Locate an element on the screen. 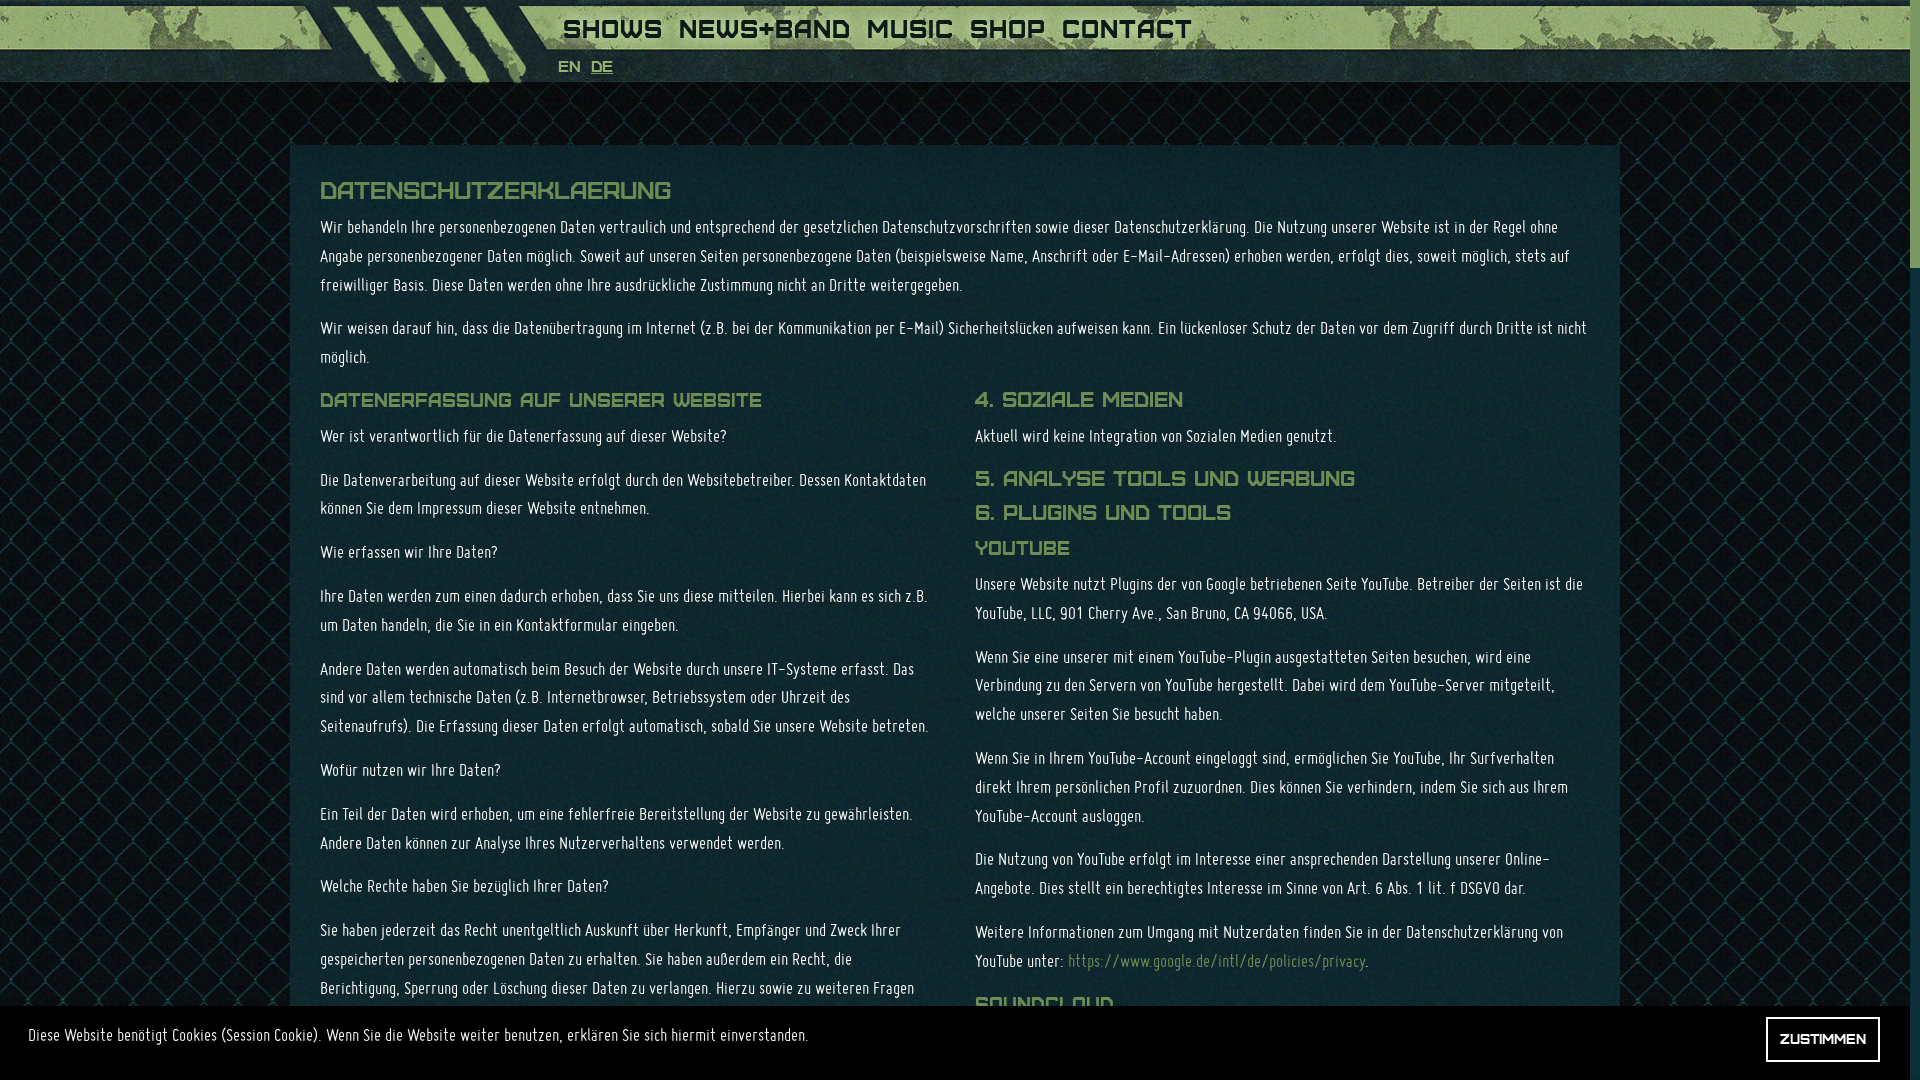 The width and height of the screenshot is (1920, 1080). 'CONTACT' is located at coordinates (1127, 24).